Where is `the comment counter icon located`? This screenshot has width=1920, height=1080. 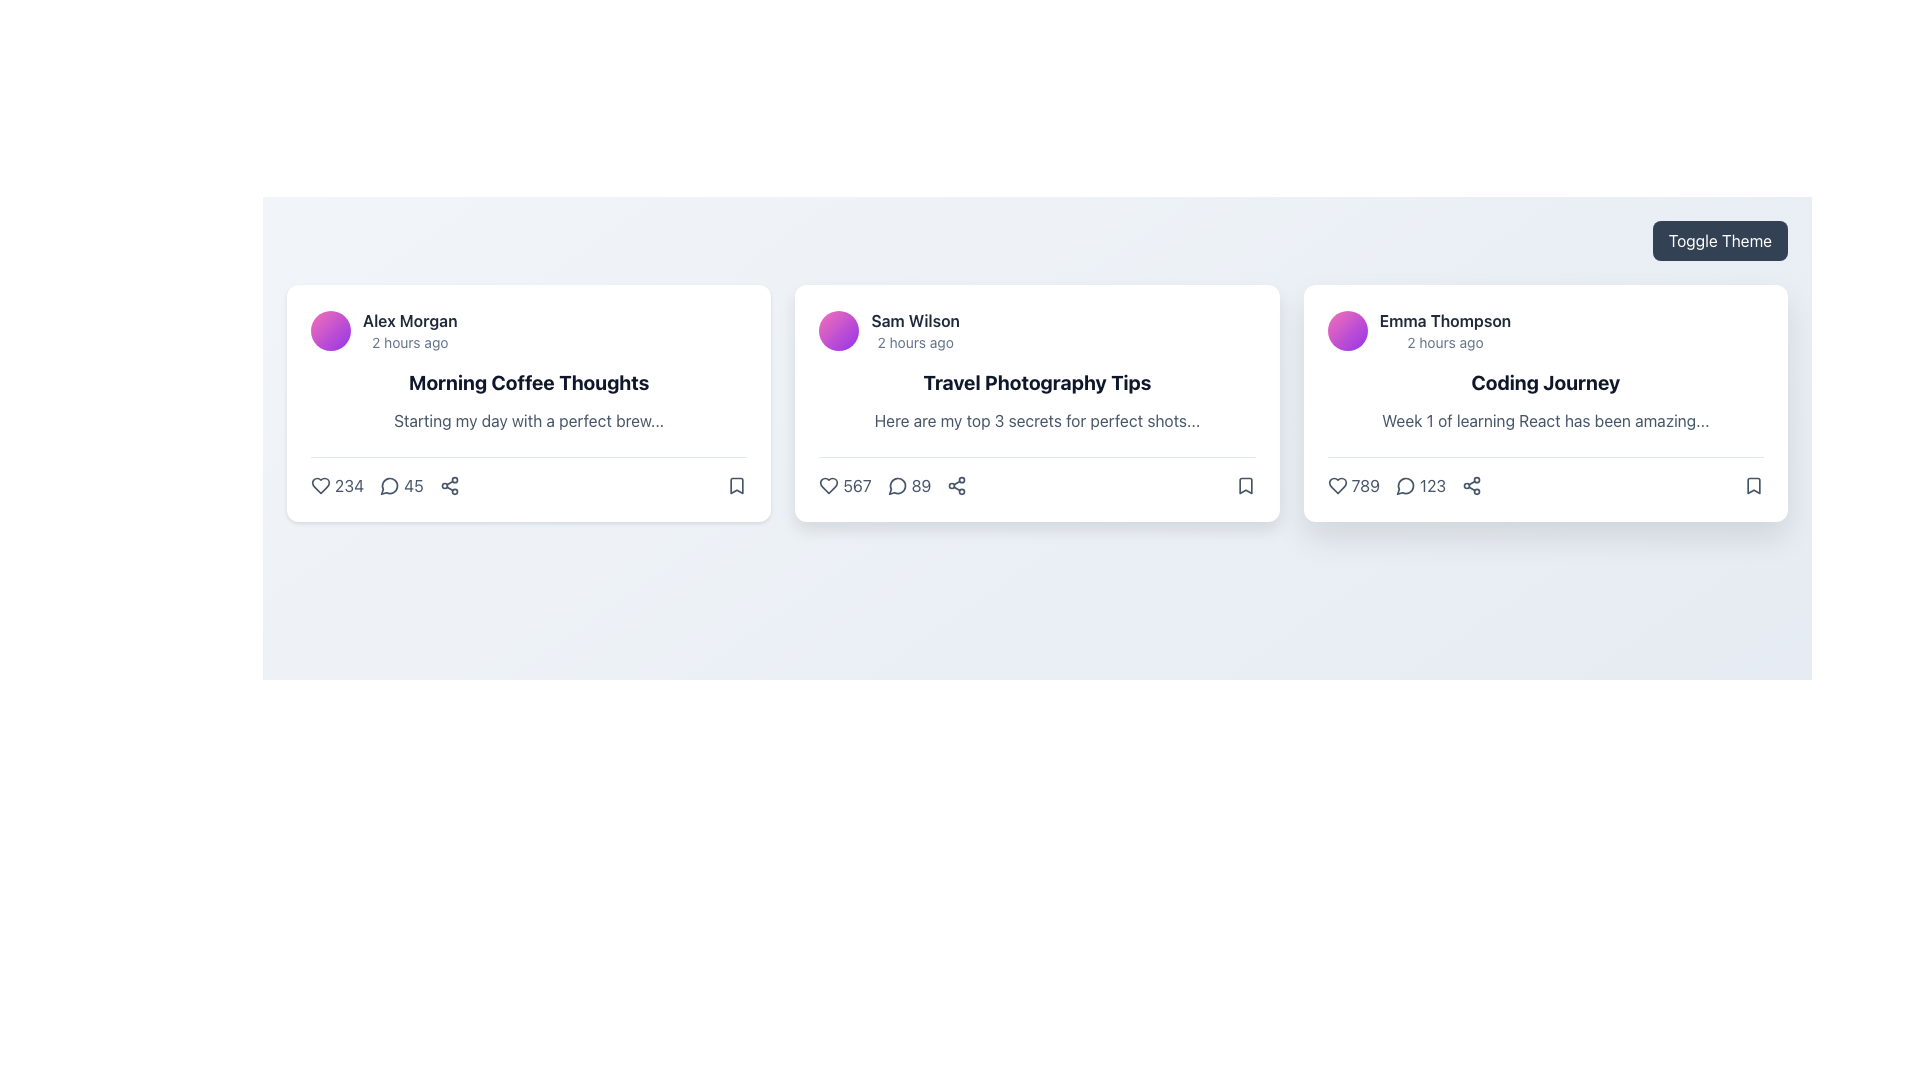
the comment counter icon located is located at coordinates (400, 486).